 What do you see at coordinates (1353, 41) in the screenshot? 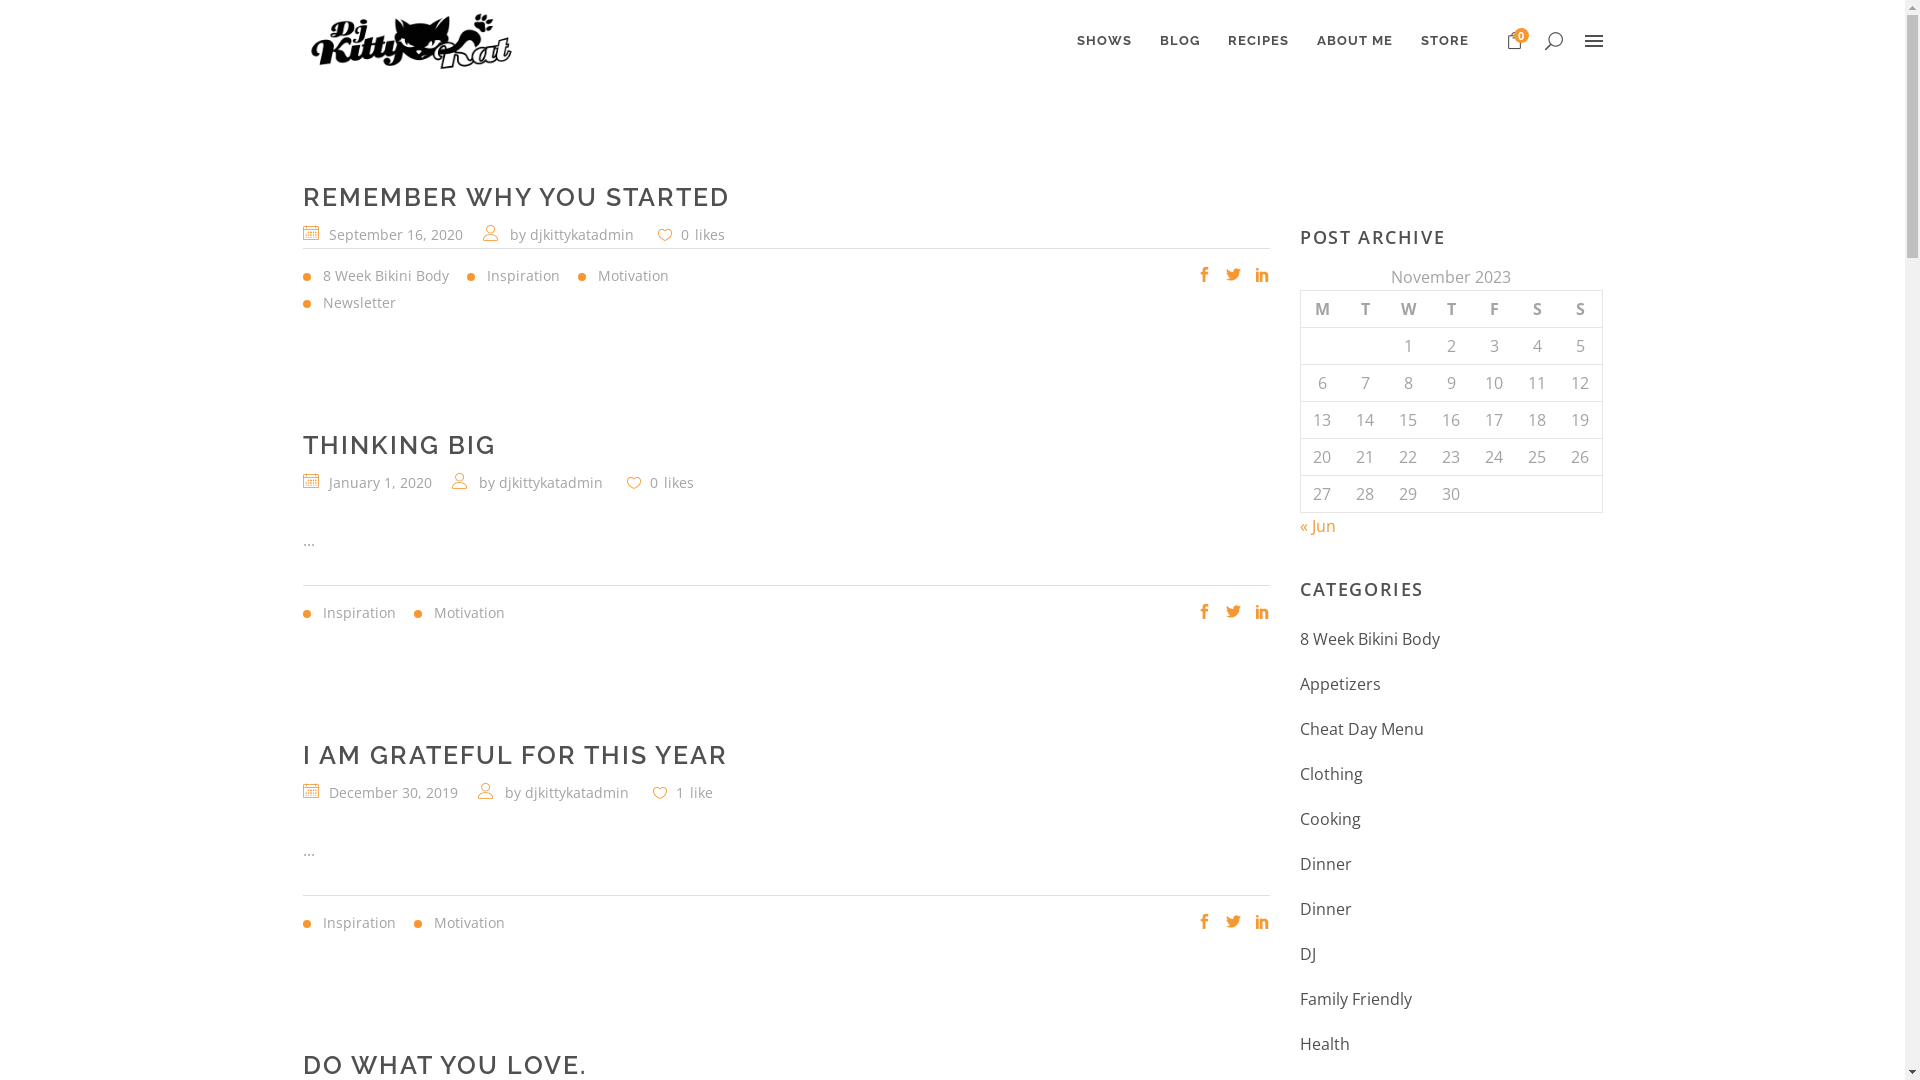
I see `'ABOUT ME'` at bounding box center [1353, 41].